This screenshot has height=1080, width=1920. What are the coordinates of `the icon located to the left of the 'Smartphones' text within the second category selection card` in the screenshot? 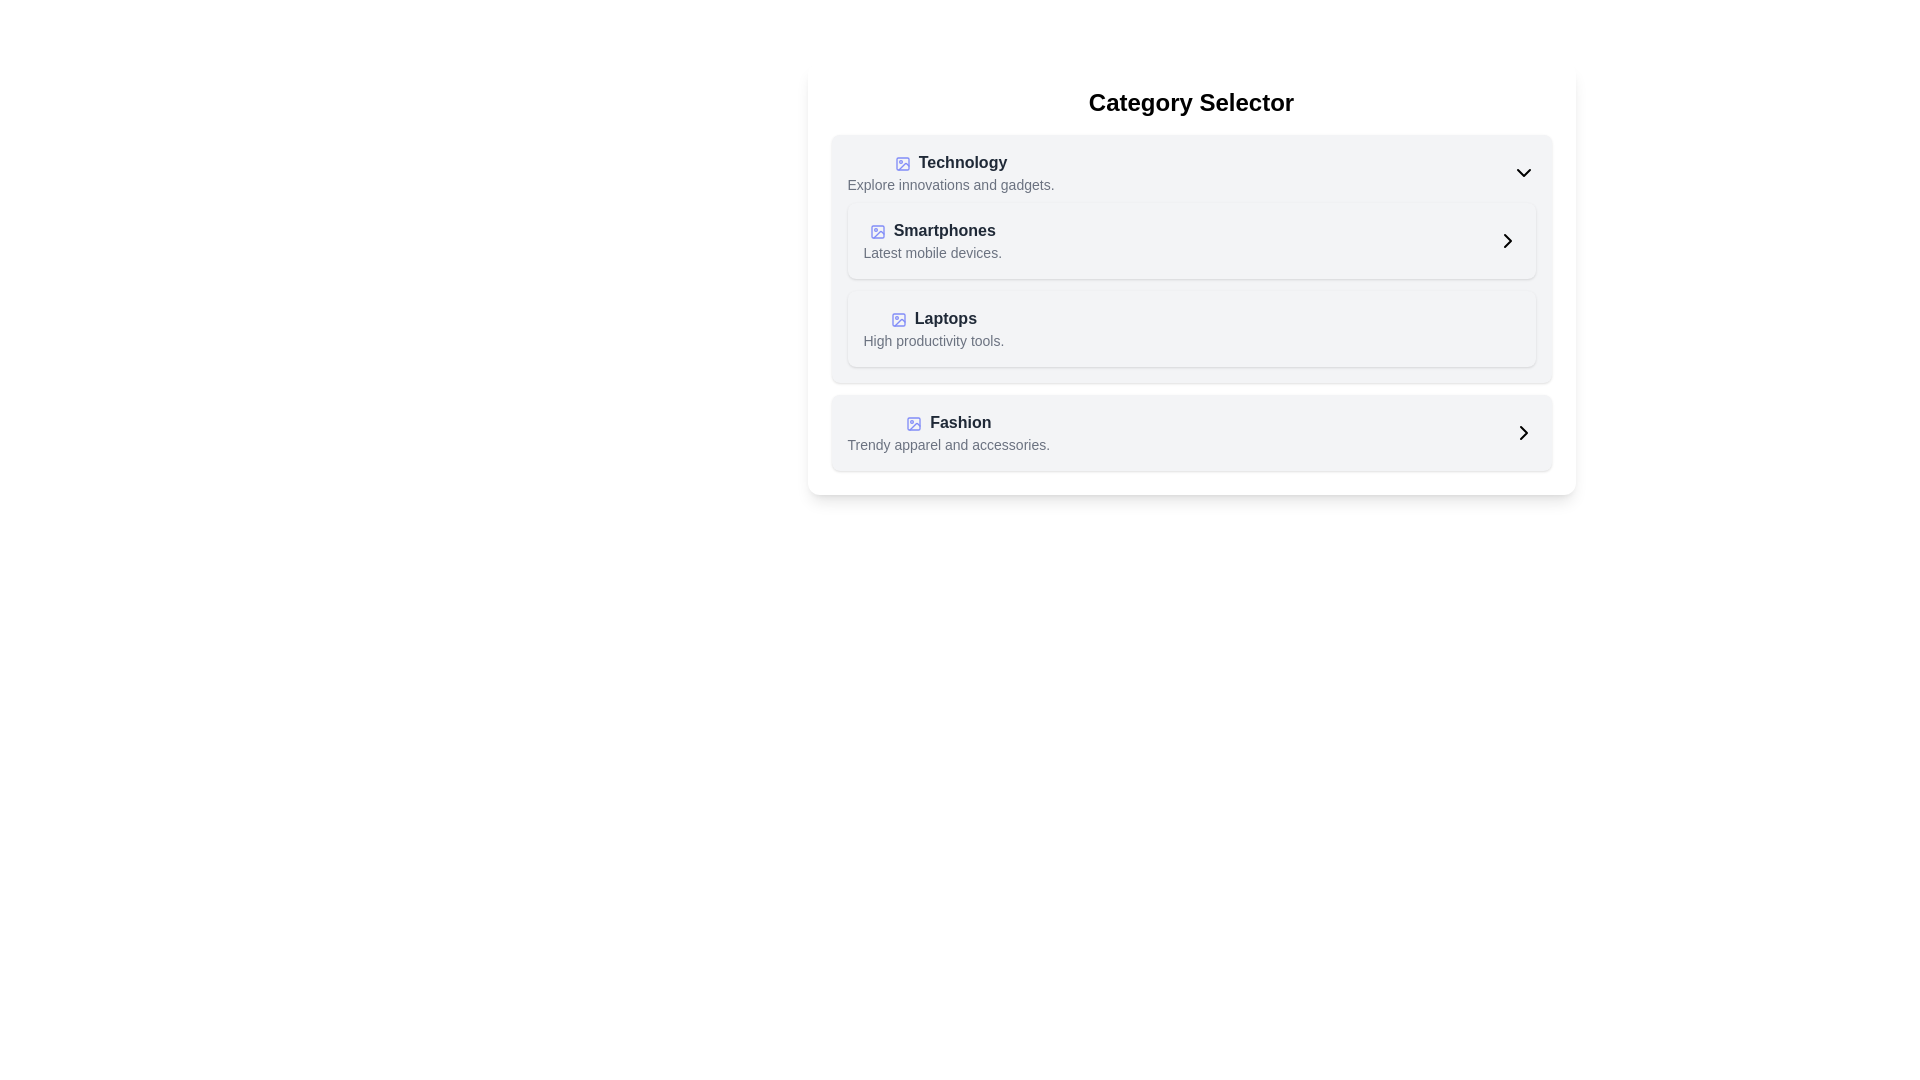 It's located at (877, 230).